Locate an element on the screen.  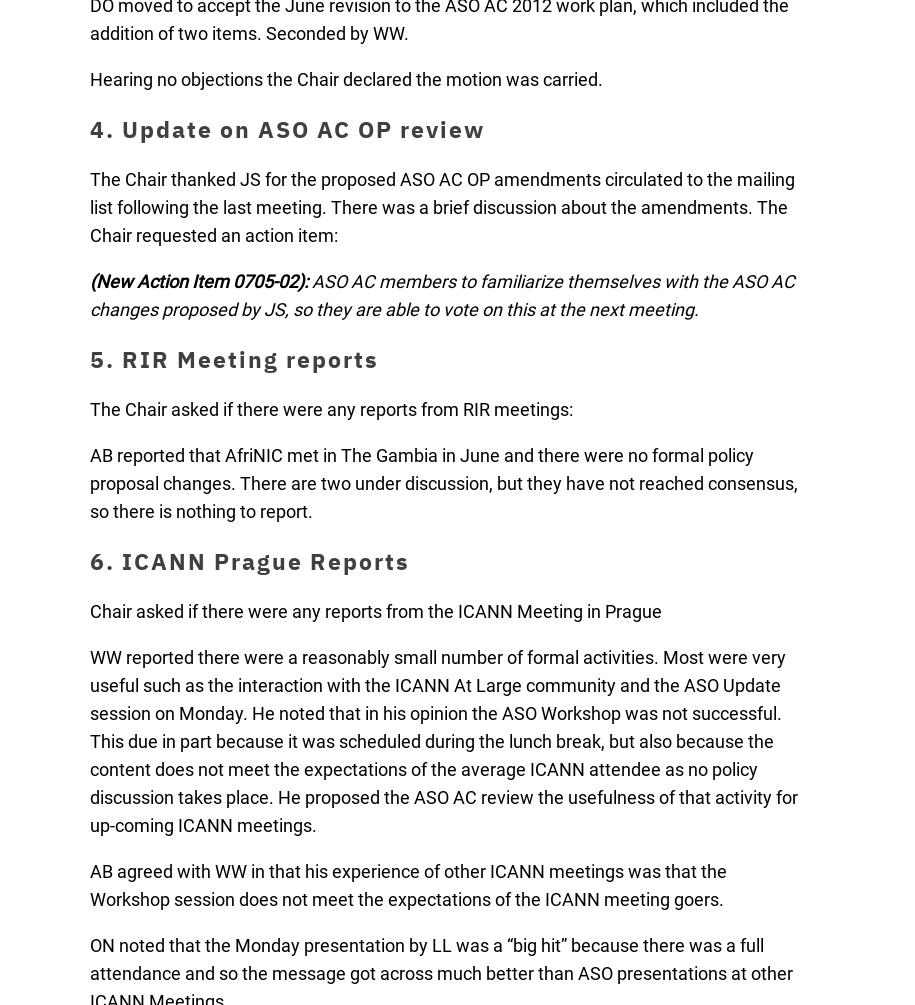
'5. RIR Meeting reports' is located at coordinates (234, 359).